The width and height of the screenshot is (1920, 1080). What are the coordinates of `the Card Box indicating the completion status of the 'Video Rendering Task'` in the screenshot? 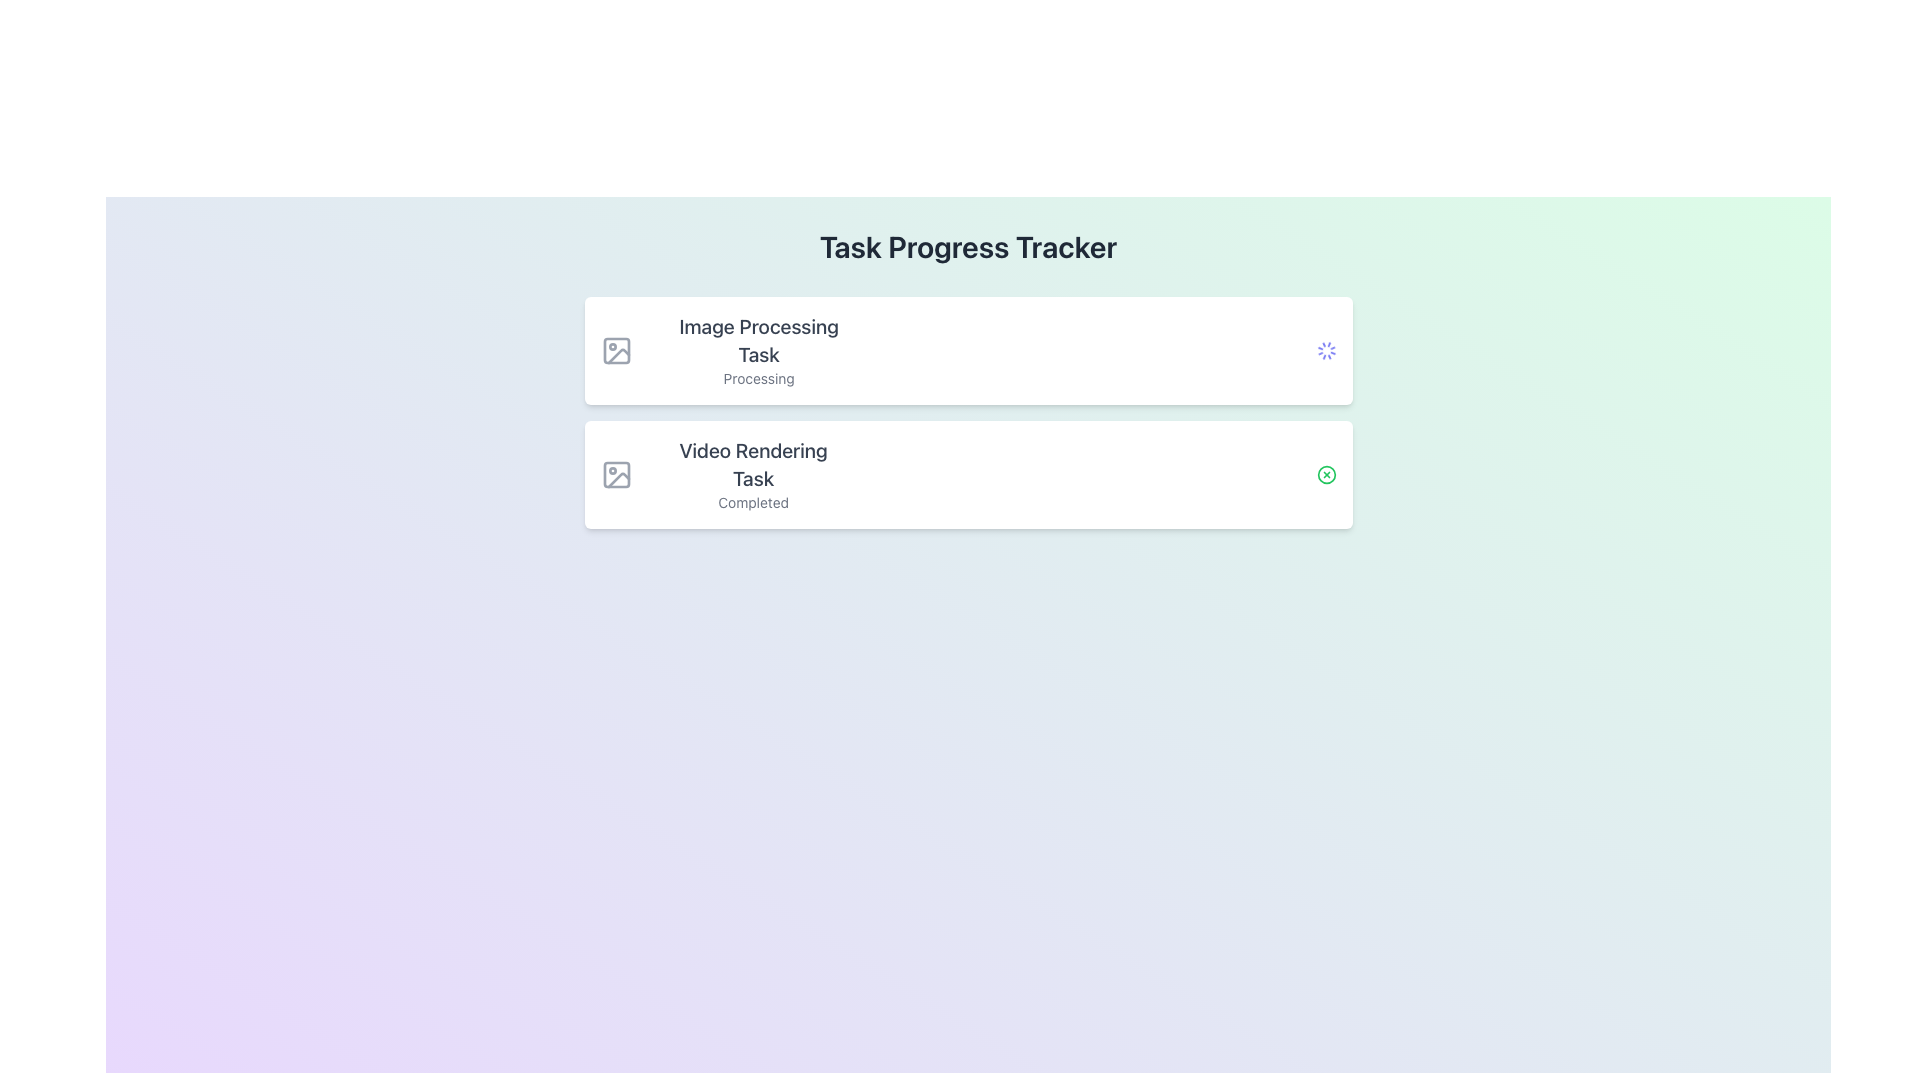 It's located at (968, 474).